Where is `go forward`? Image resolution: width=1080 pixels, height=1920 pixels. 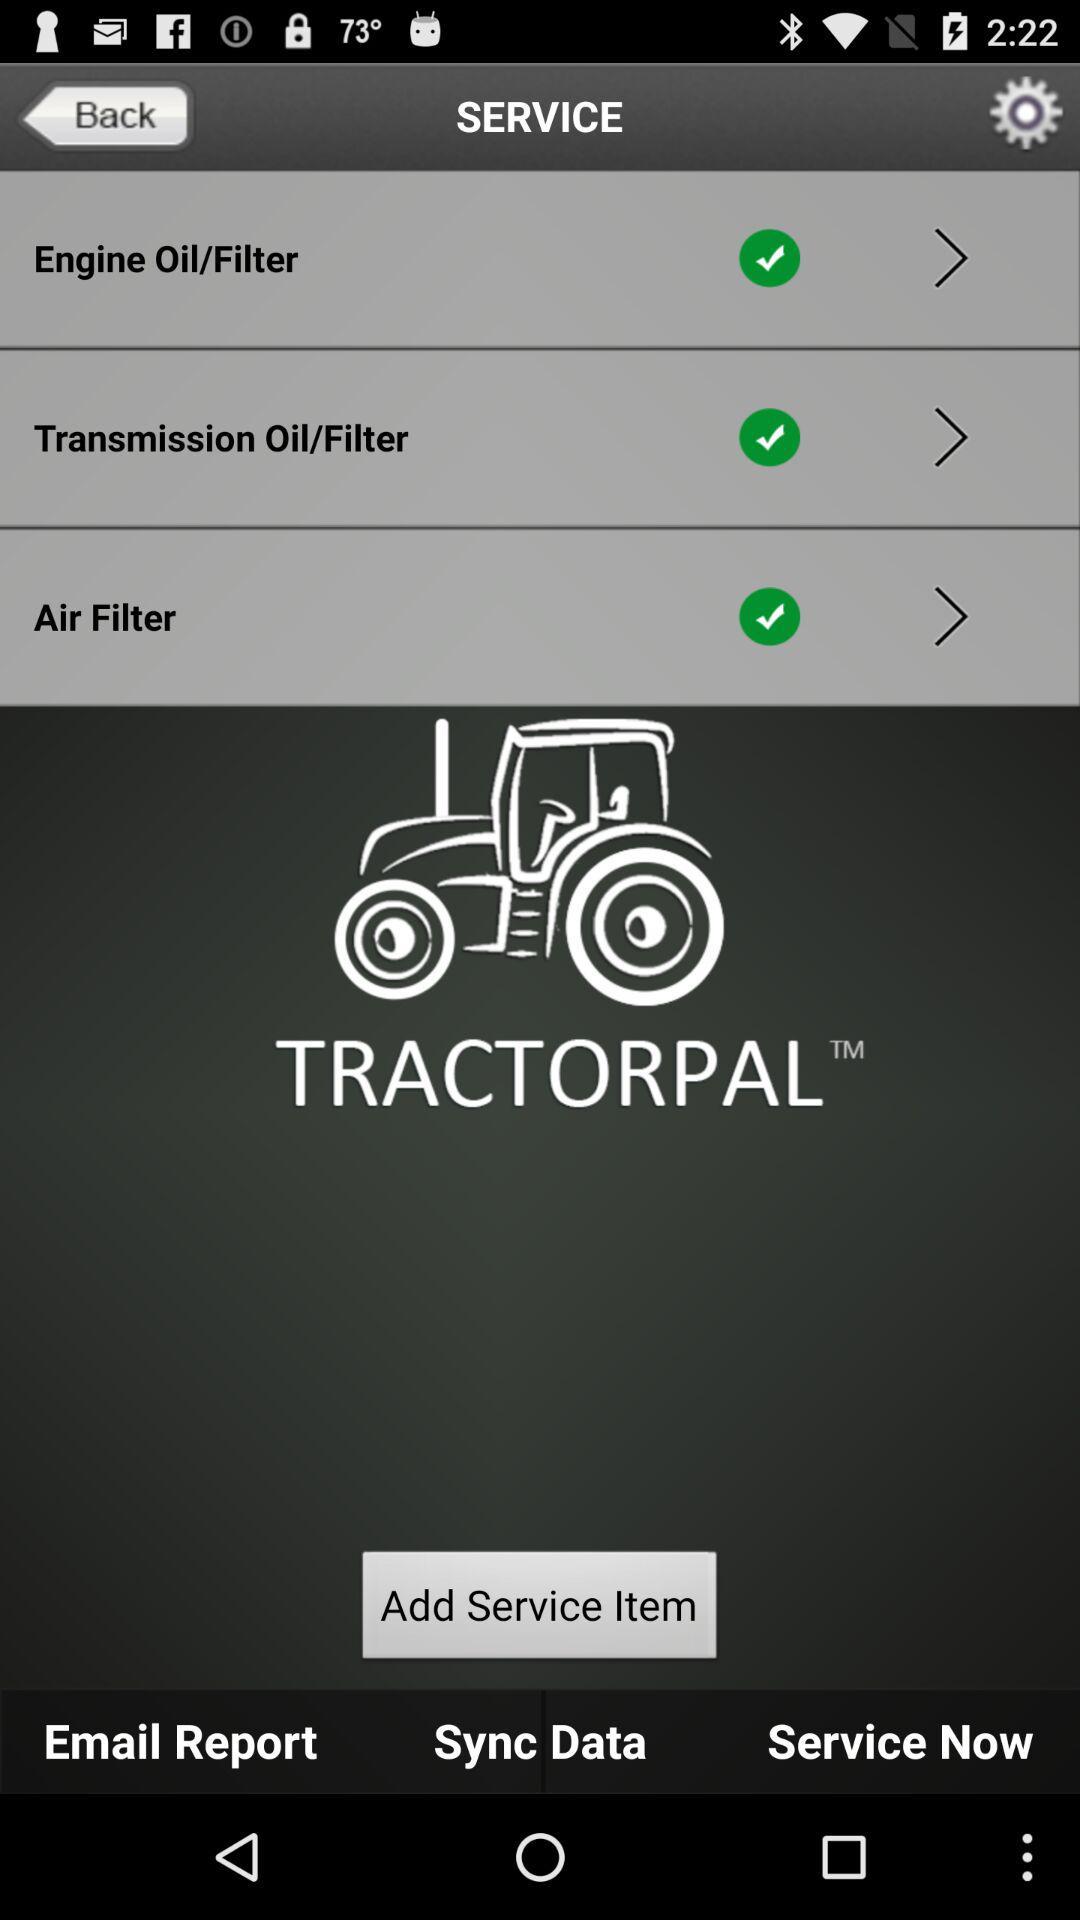
go forward is located at coordinates (950, 615).